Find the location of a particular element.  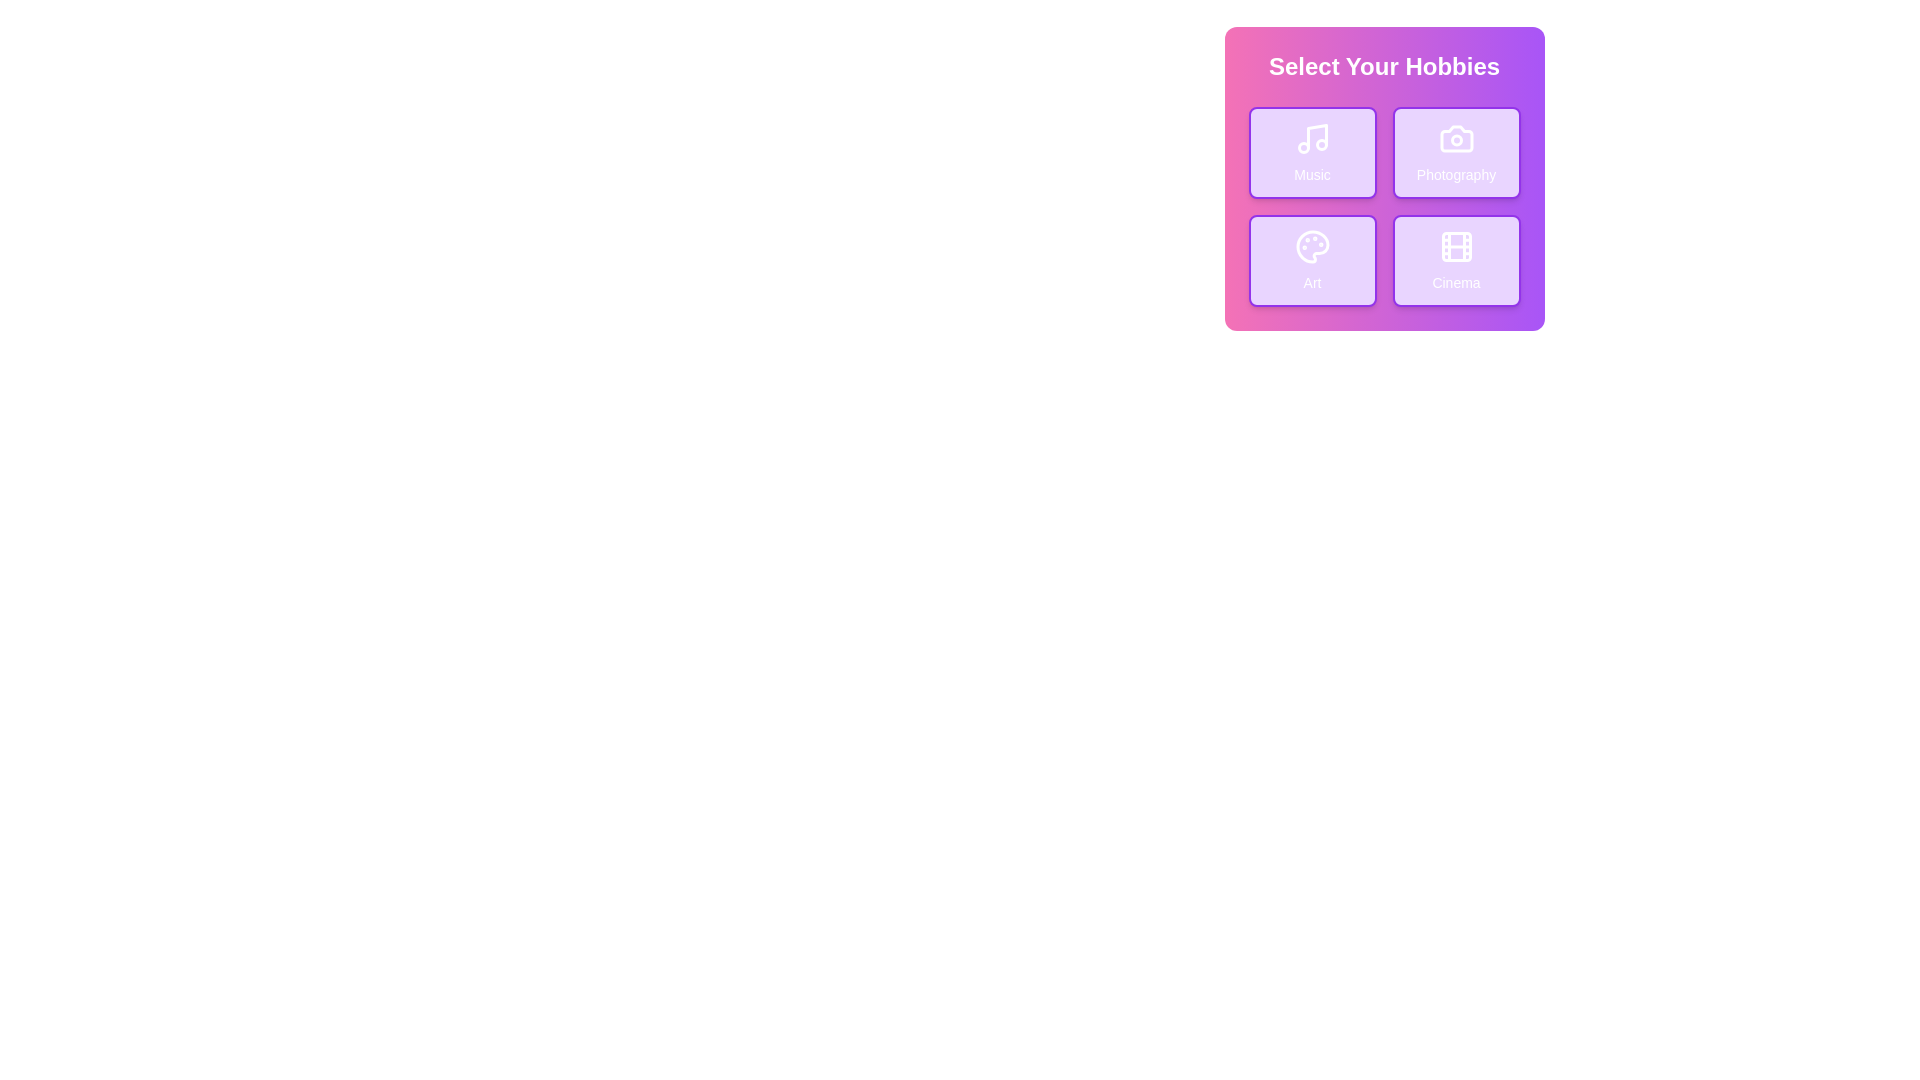

the Cinema button to toggle its selection state is located at coordinates (1456, 260).